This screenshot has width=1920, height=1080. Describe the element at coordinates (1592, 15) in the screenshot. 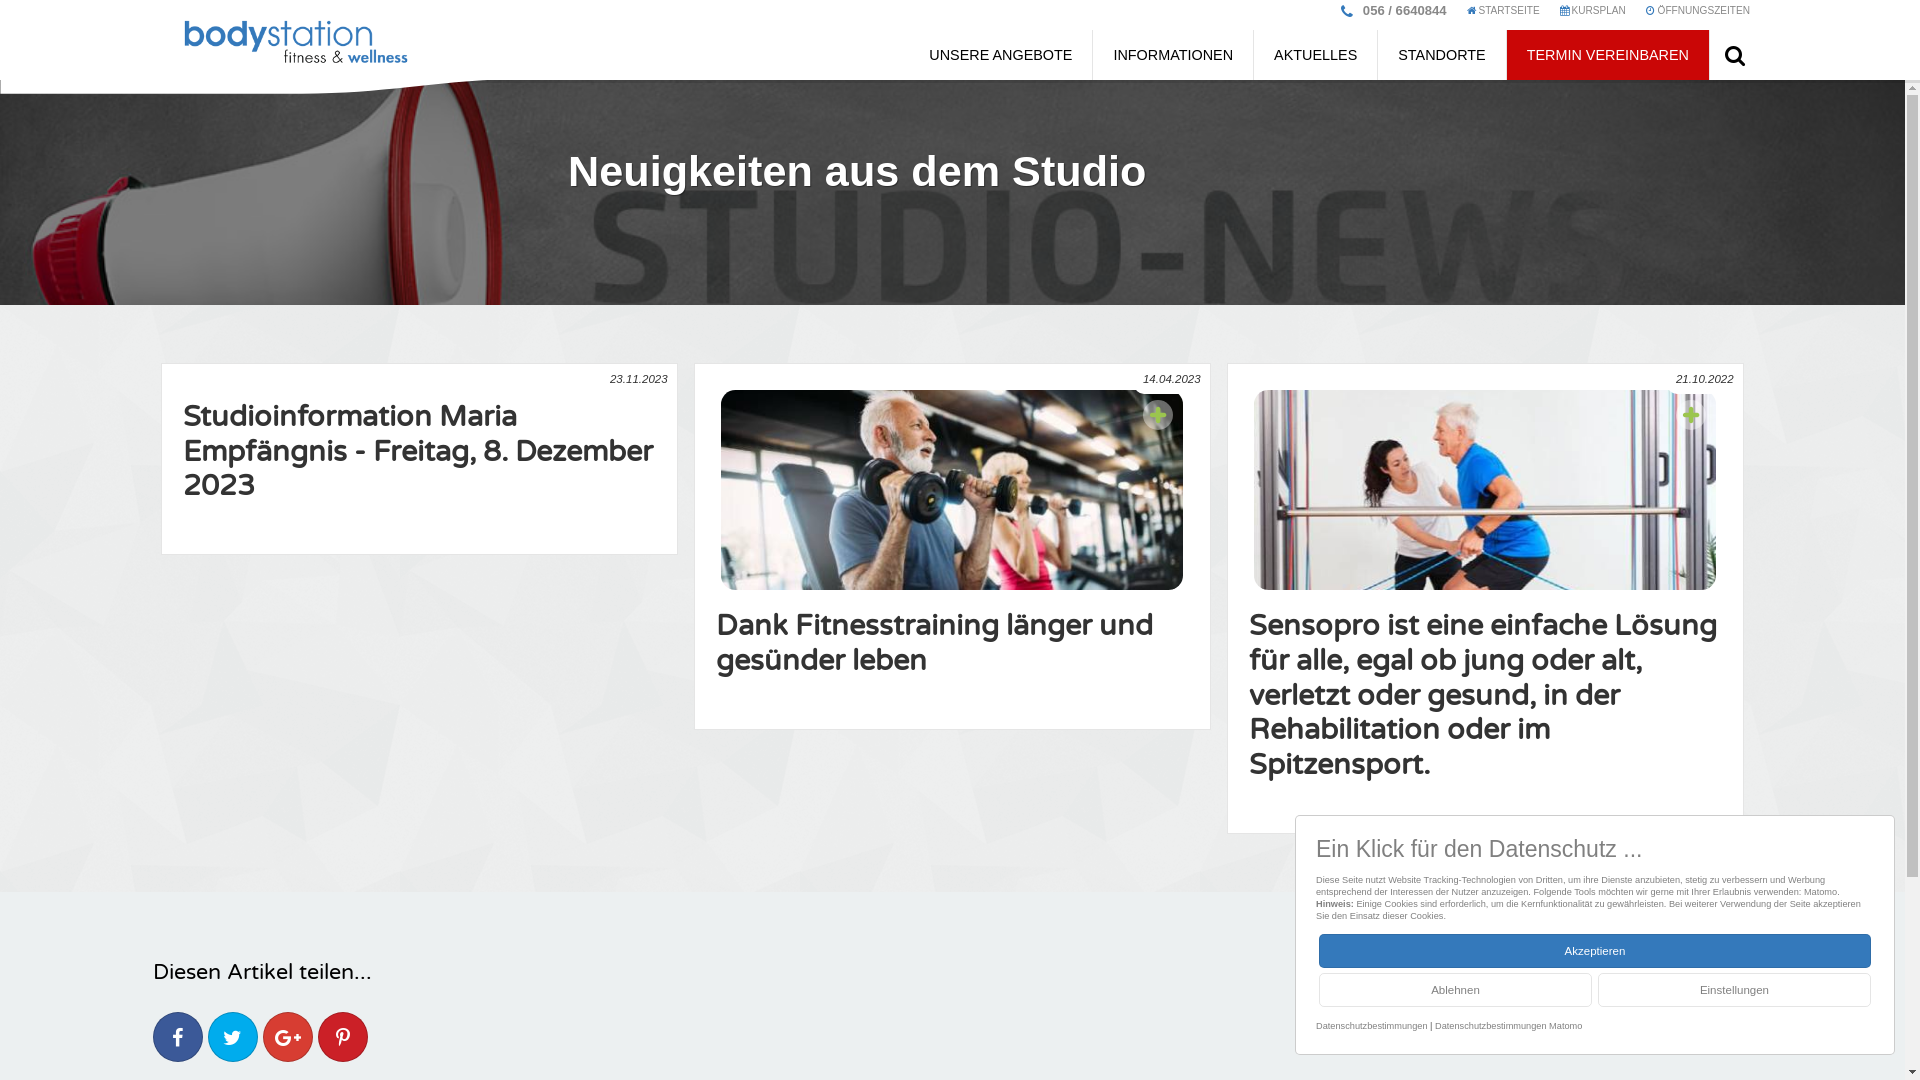

I see `'KURSPLAN'` at that location.